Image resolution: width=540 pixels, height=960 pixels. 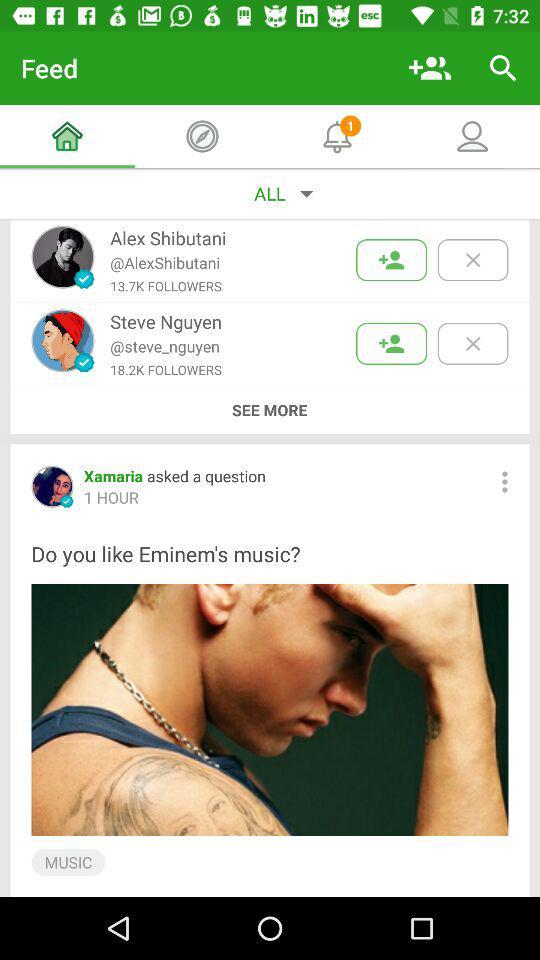 What do you see at coordinates (269, 409) in the screenshot?
I see `the item above xamaria asked a` at bounding box center [269, 409].